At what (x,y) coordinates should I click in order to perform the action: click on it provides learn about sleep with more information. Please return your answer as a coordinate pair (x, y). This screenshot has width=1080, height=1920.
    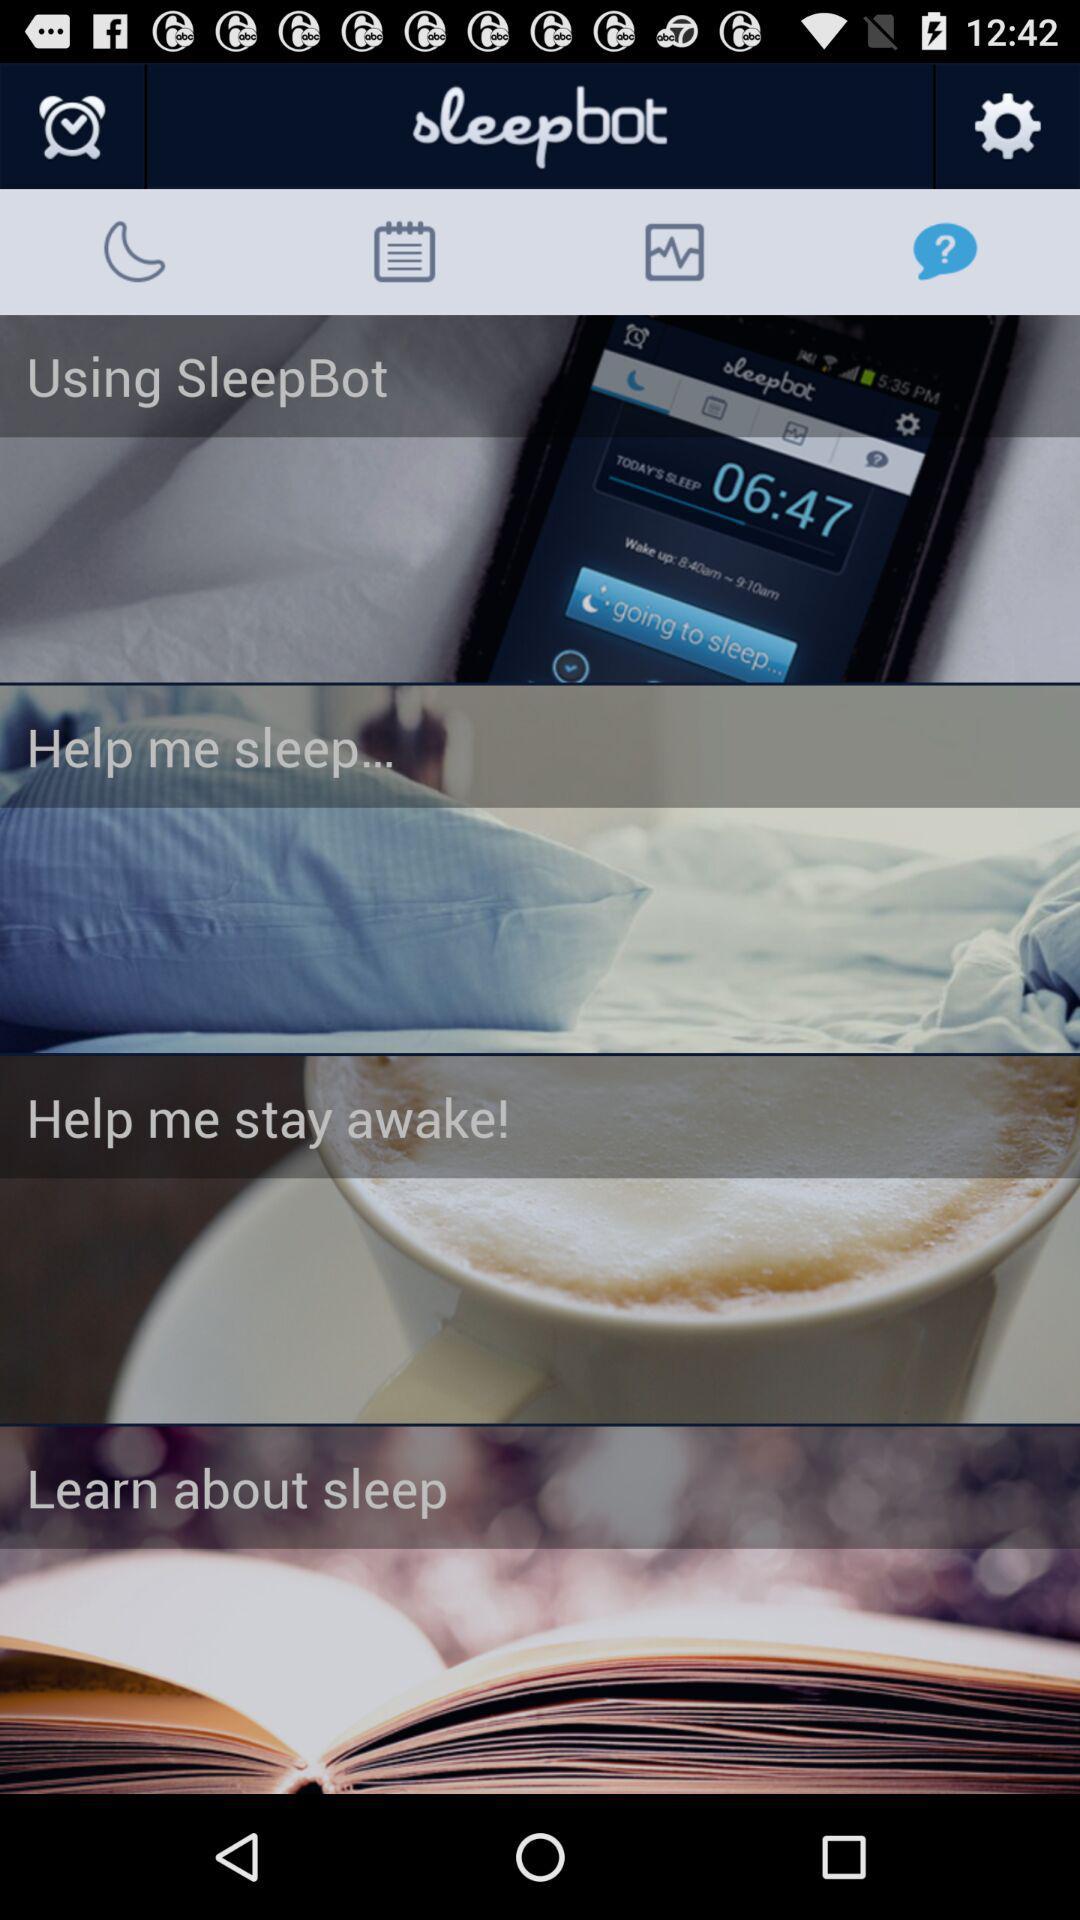
    Looking at the image, I should click on (540, 1610).